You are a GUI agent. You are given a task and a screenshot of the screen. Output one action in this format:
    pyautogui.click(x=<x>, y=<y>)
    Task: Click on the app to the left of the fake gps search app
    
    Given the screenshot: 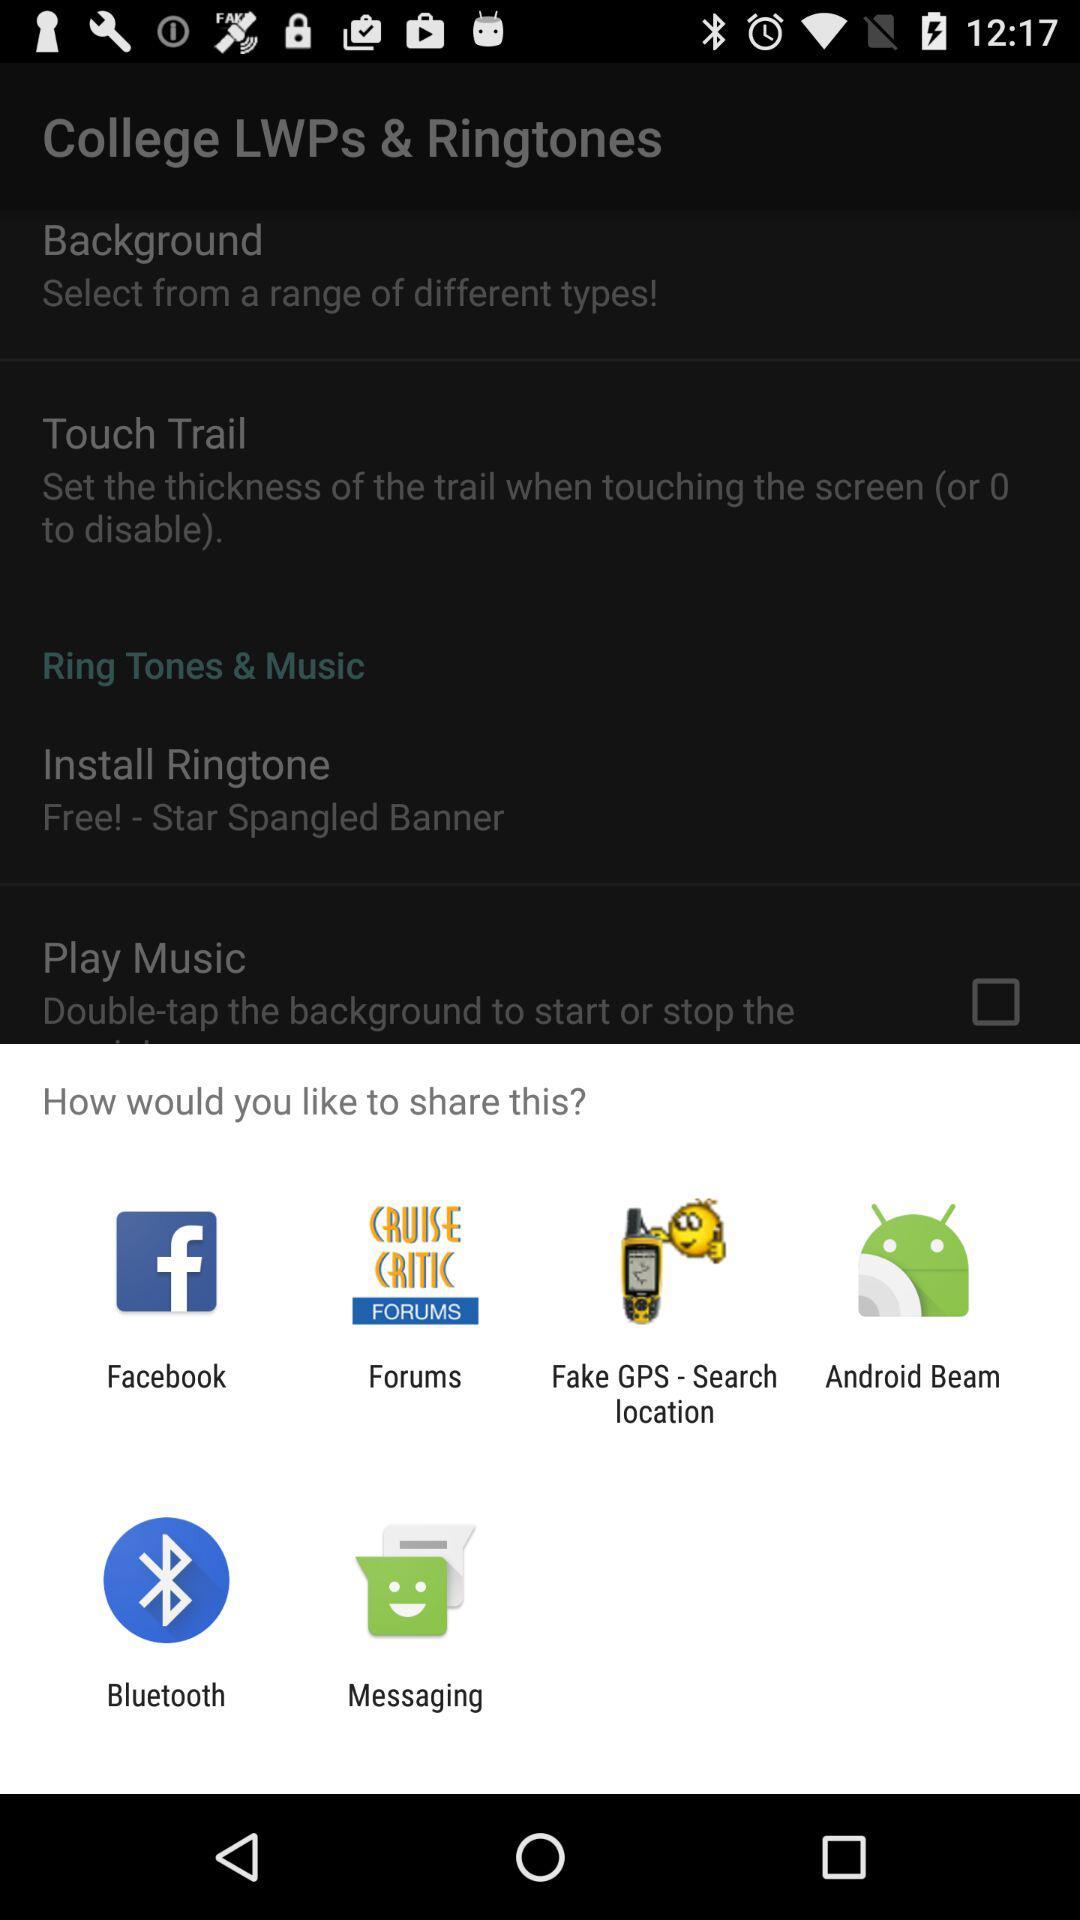 What is the action you would take?
    pyautogui.click(x=414, y=1392)
    